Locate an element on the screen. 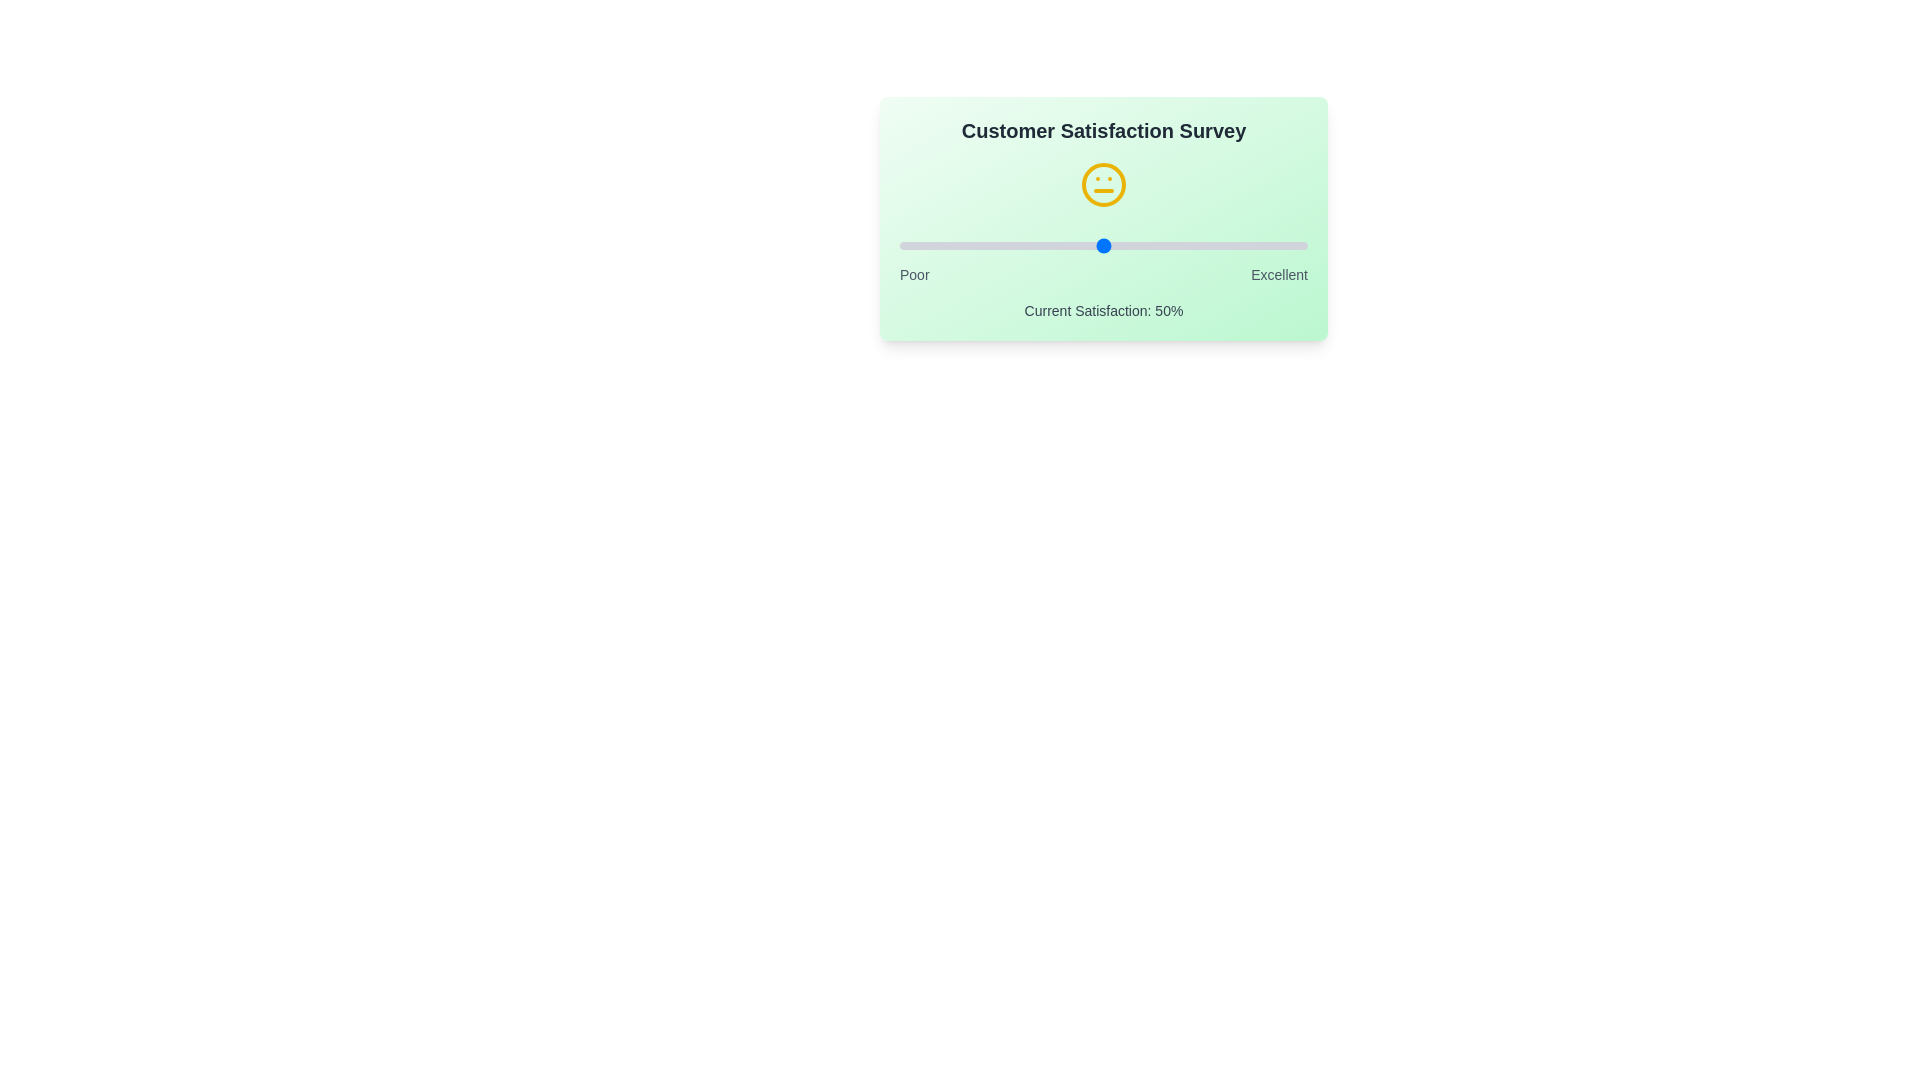  the satisfaction slider to 96% is located at coordinates (1291, 245).